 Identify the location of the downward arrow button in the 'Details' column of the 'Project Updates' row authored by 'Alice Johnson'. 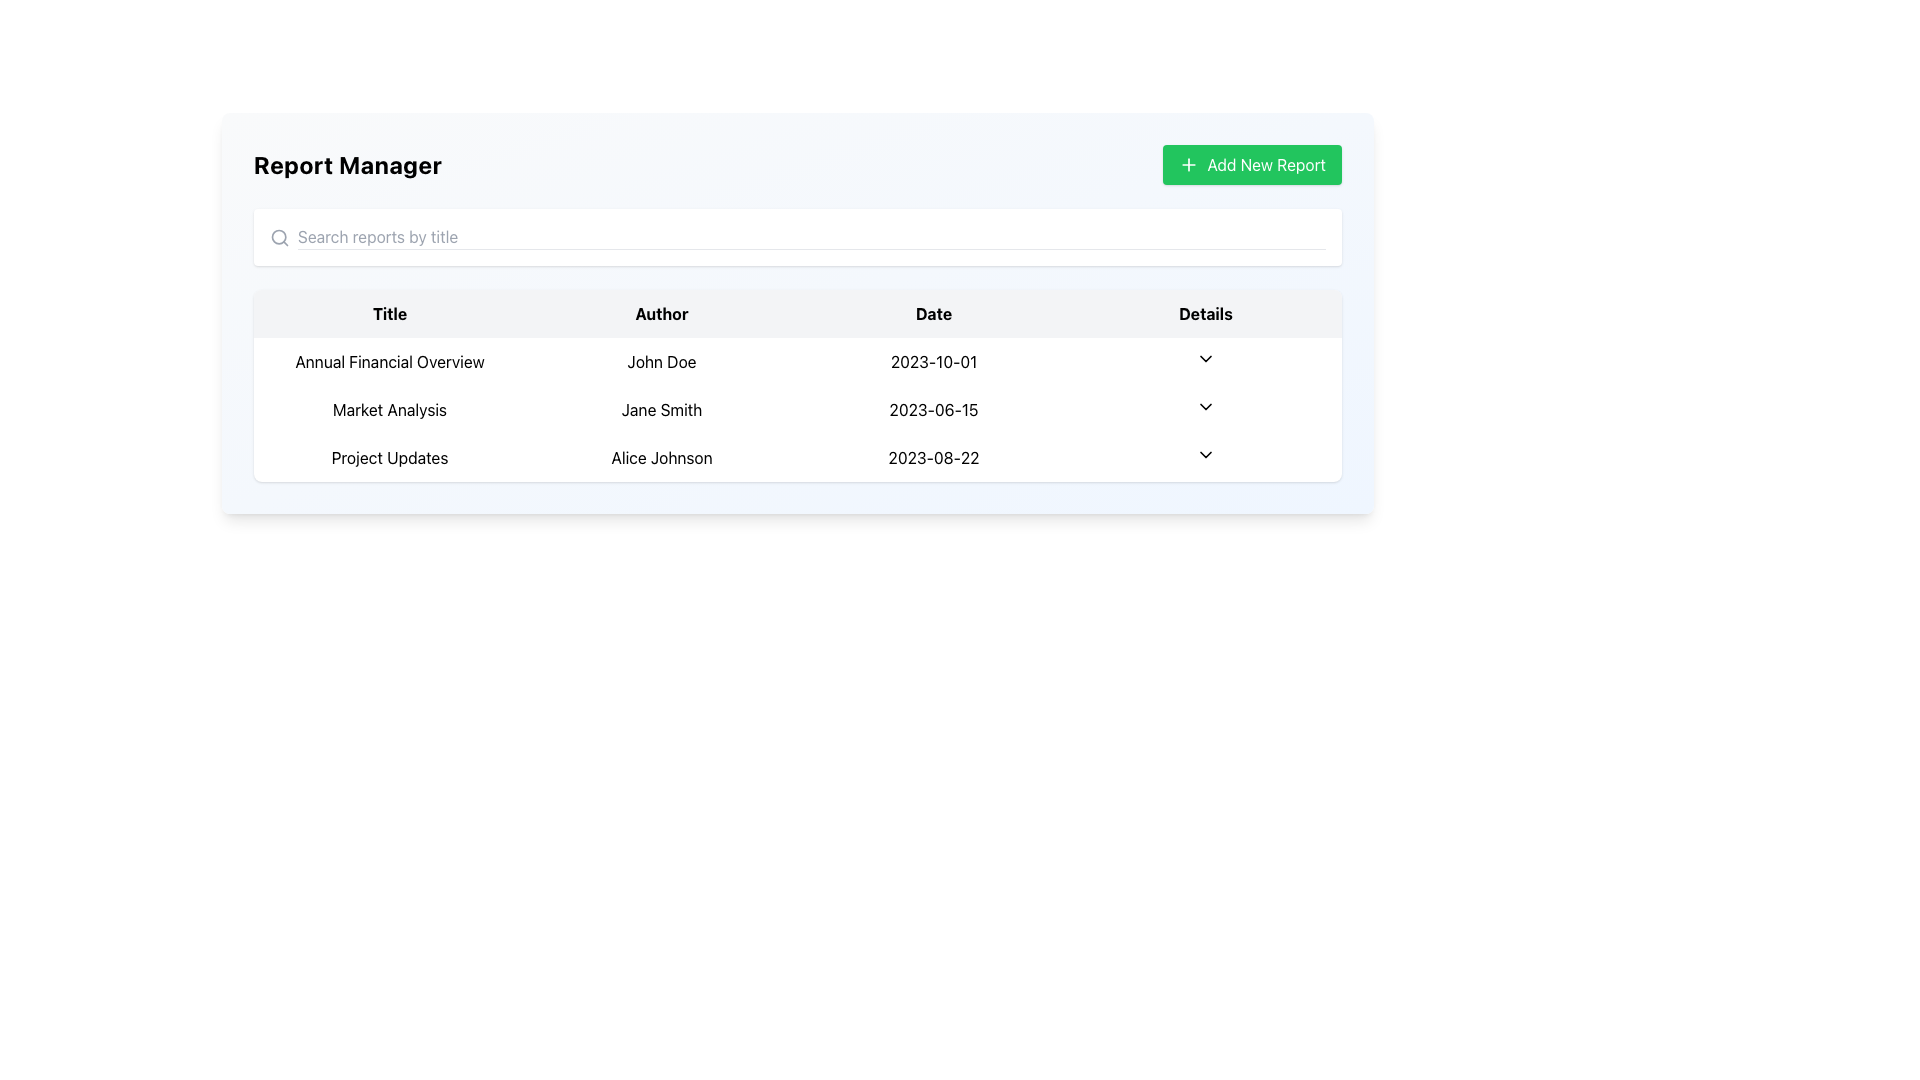
(1204, 458).